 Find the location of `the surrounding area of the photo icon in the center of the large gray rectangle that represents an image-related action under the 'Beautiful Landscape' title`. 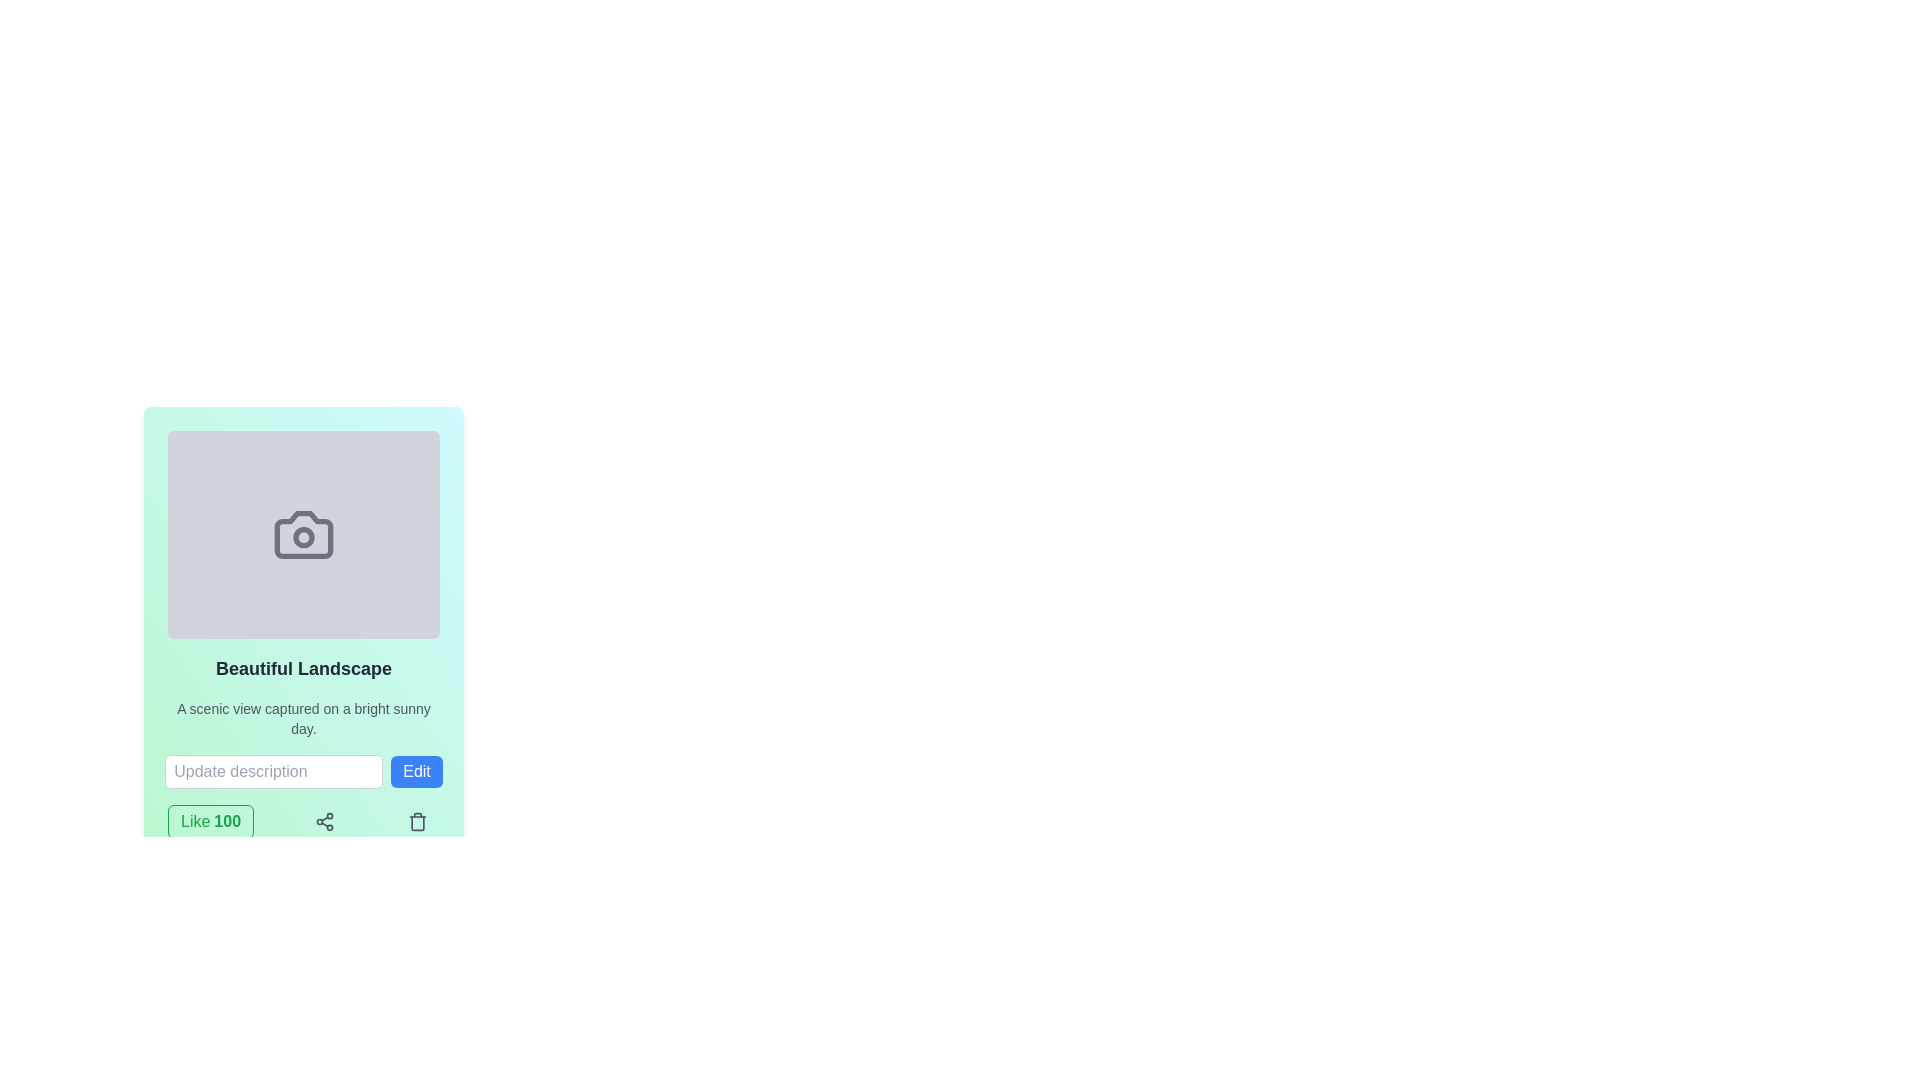

the surrounding area of the photo icon in the center of the large gray rectangle that represents an image-related action under the 'Beautiful Landscape' title is located at coordinates (302, 534).